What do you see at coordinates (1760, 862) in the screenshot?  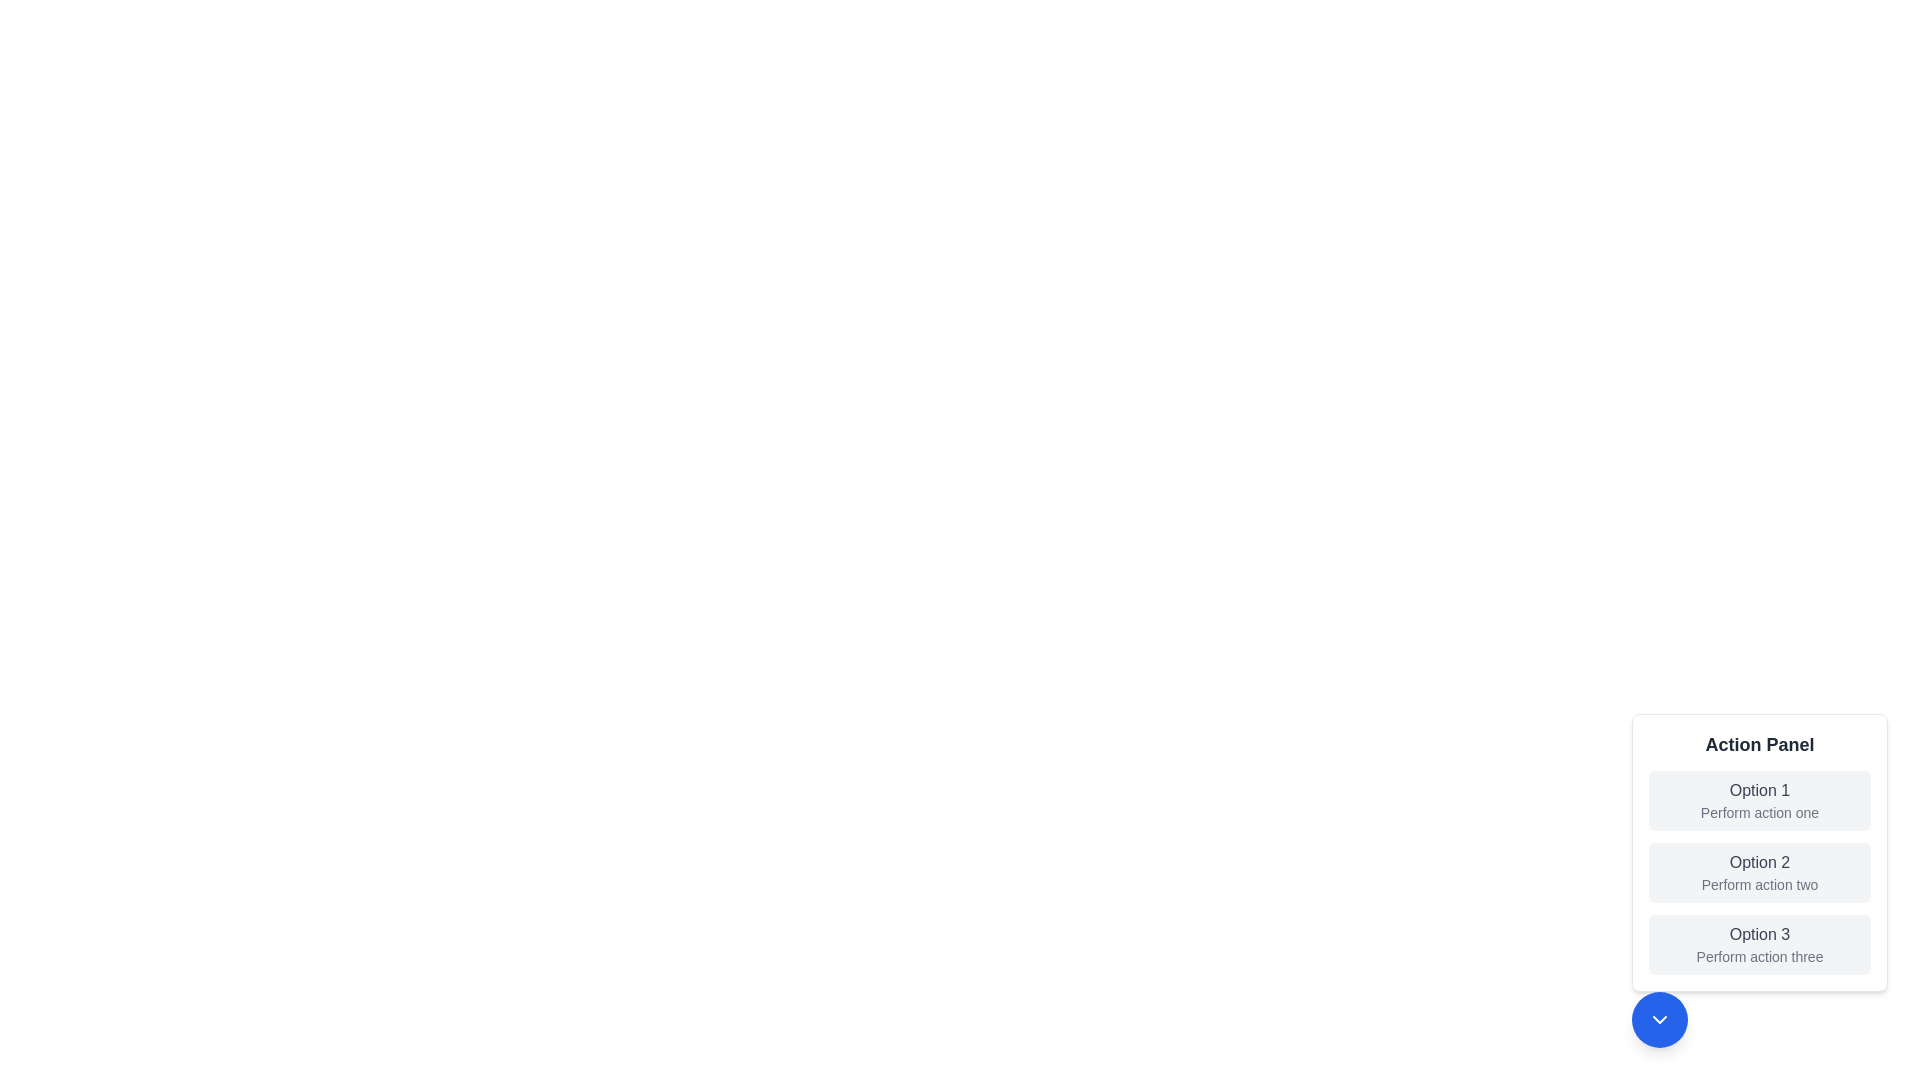 I see `the text label 'Option 2', which is styled with a medium font weight and gray color, located in the vertical list of the 'Action Panel' card` at bounding box center [1760, 862].